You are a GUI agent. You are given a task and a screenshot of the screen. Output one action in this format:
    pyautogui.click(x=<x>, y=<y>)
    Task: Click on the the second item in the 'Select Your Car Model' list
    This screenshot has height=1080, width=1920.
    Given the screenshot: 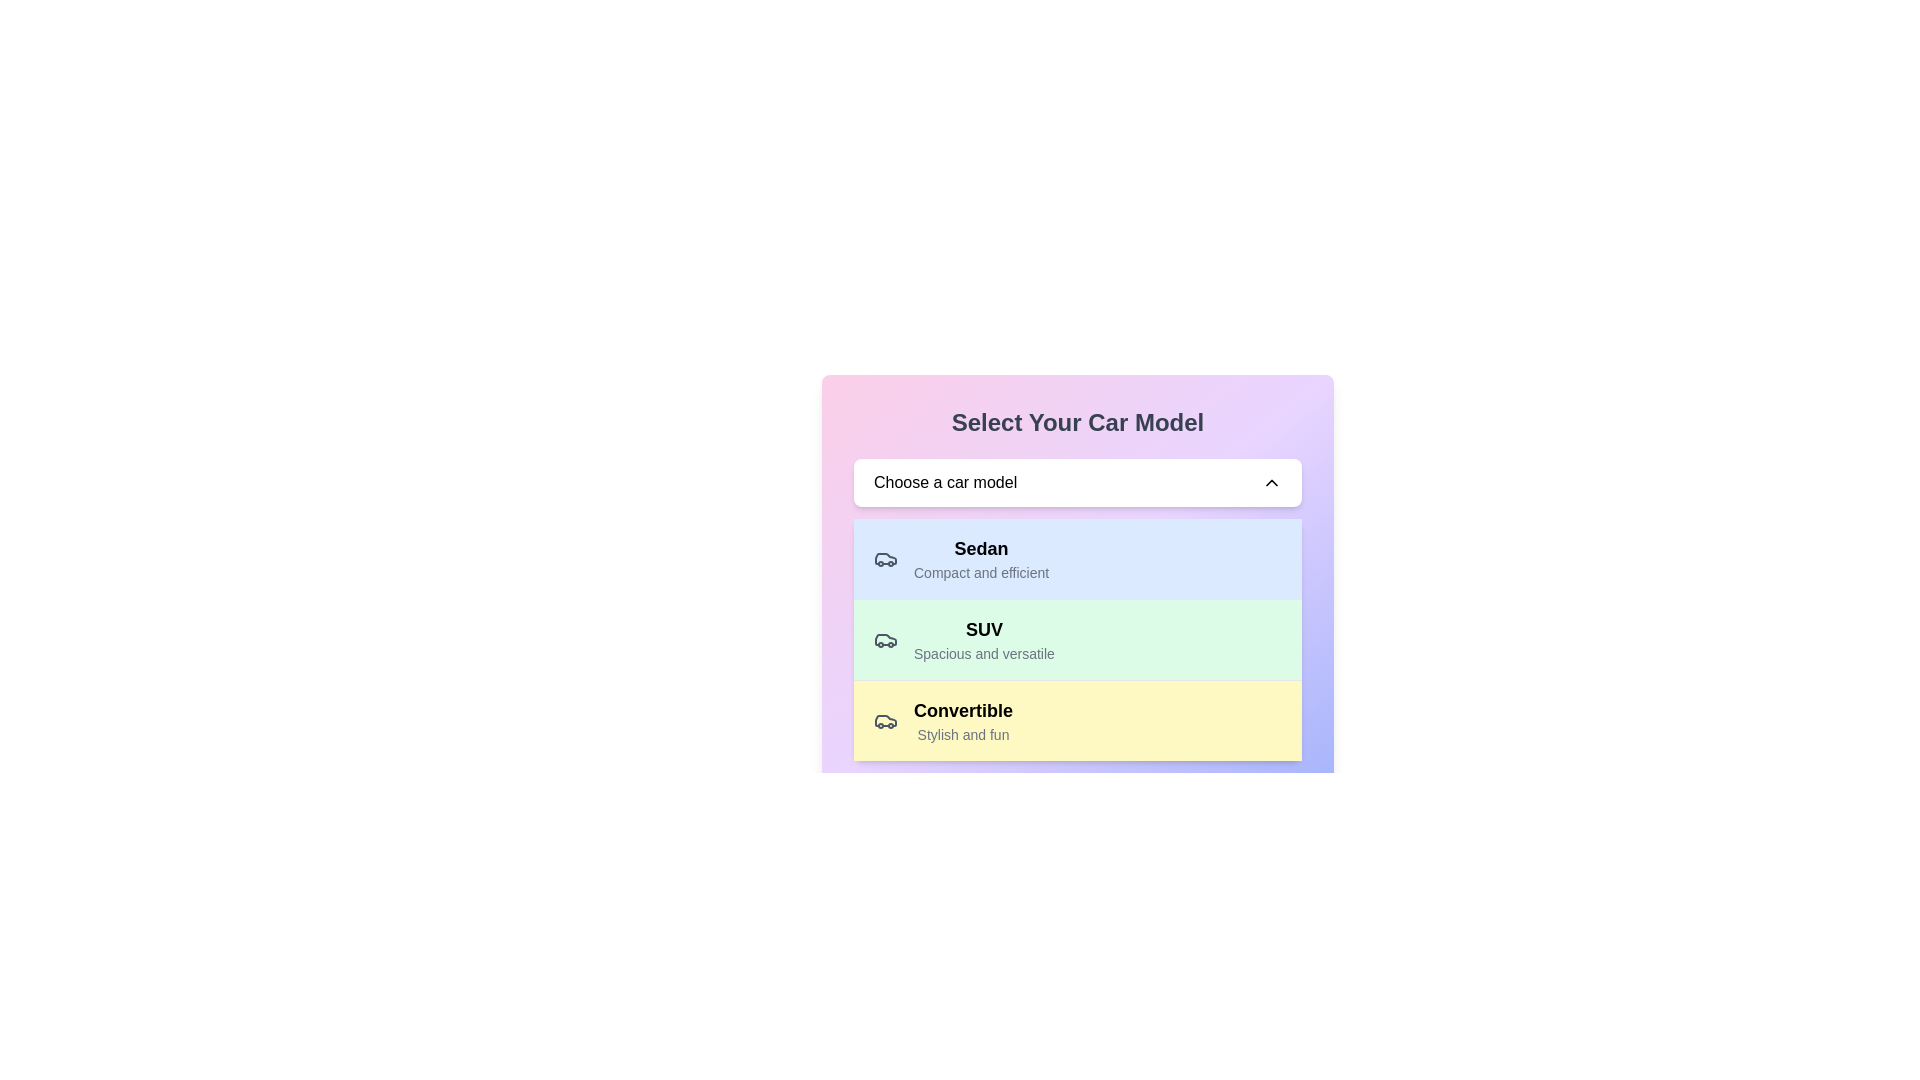 What is the action you would take?
    pyautogui.click(x=1077, y=639)
    